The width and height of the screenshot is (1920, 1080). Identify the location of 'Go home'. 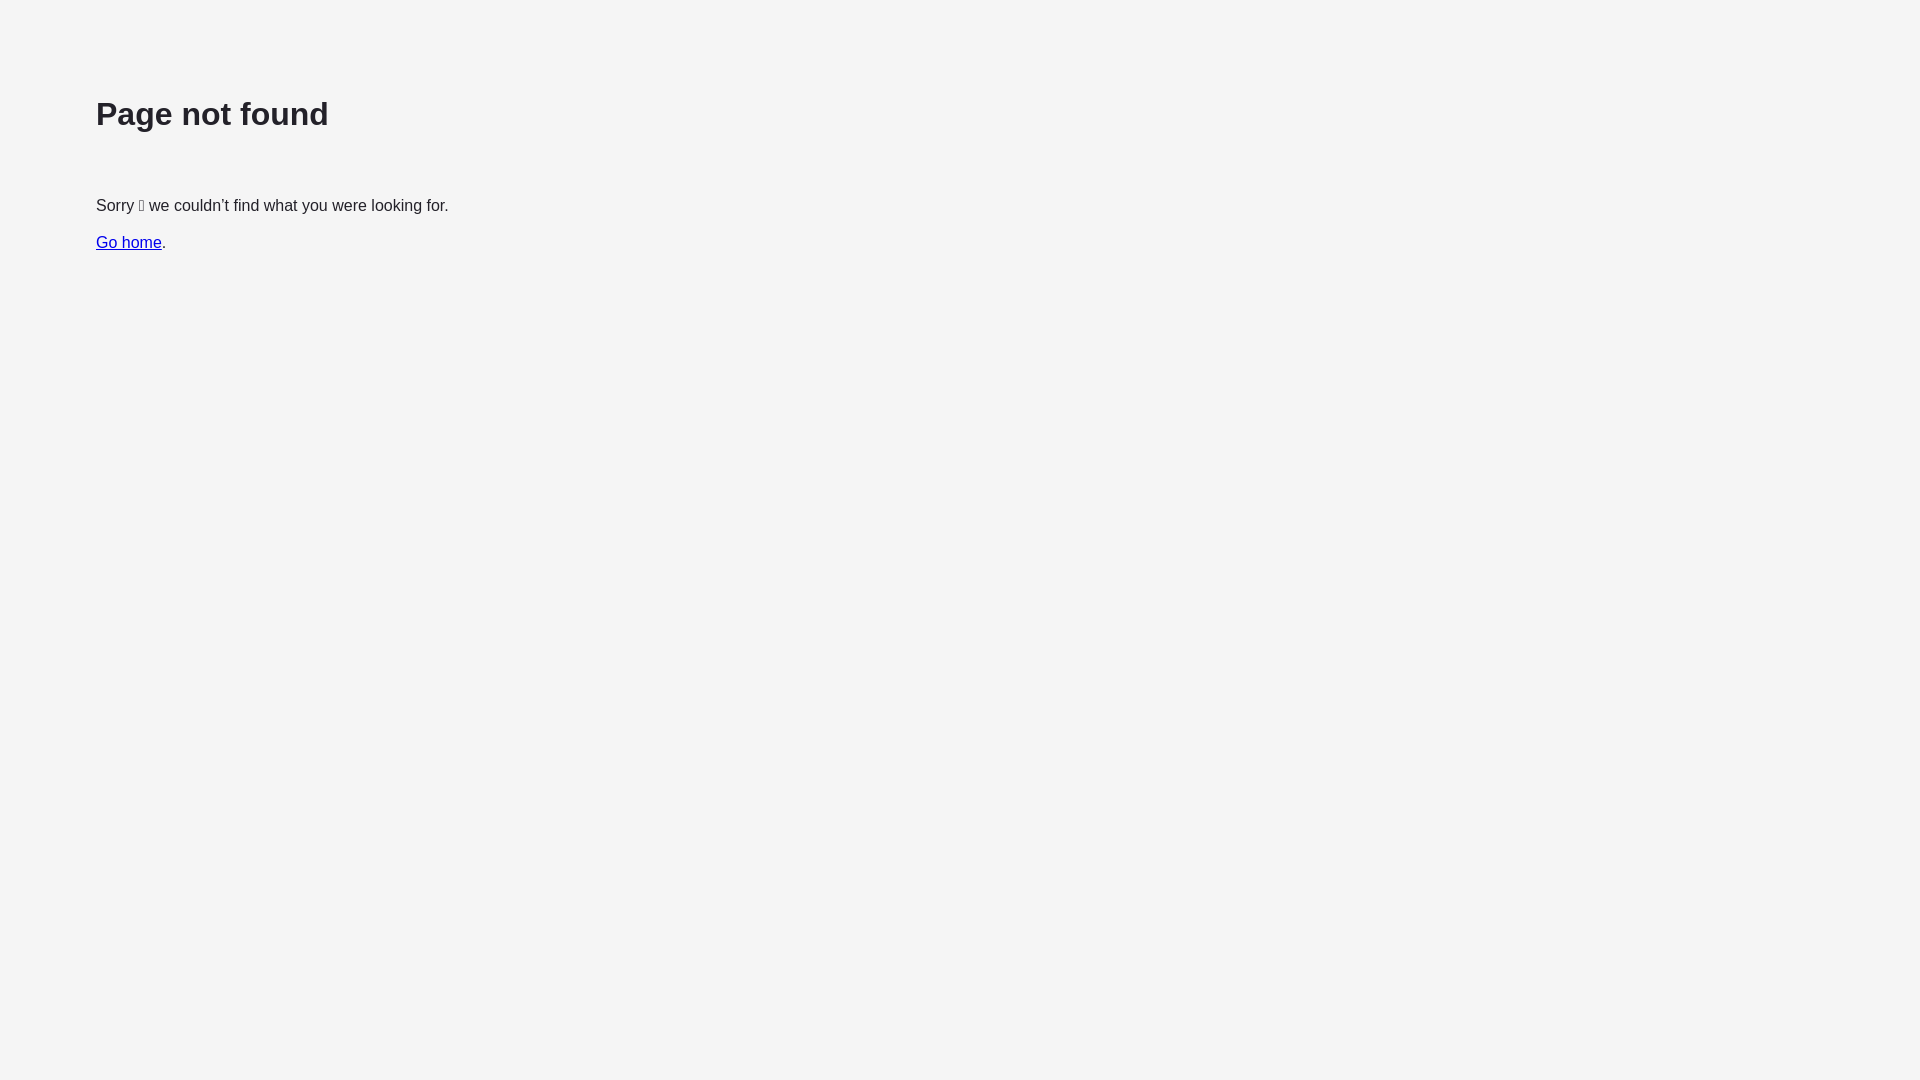
(95, 241).